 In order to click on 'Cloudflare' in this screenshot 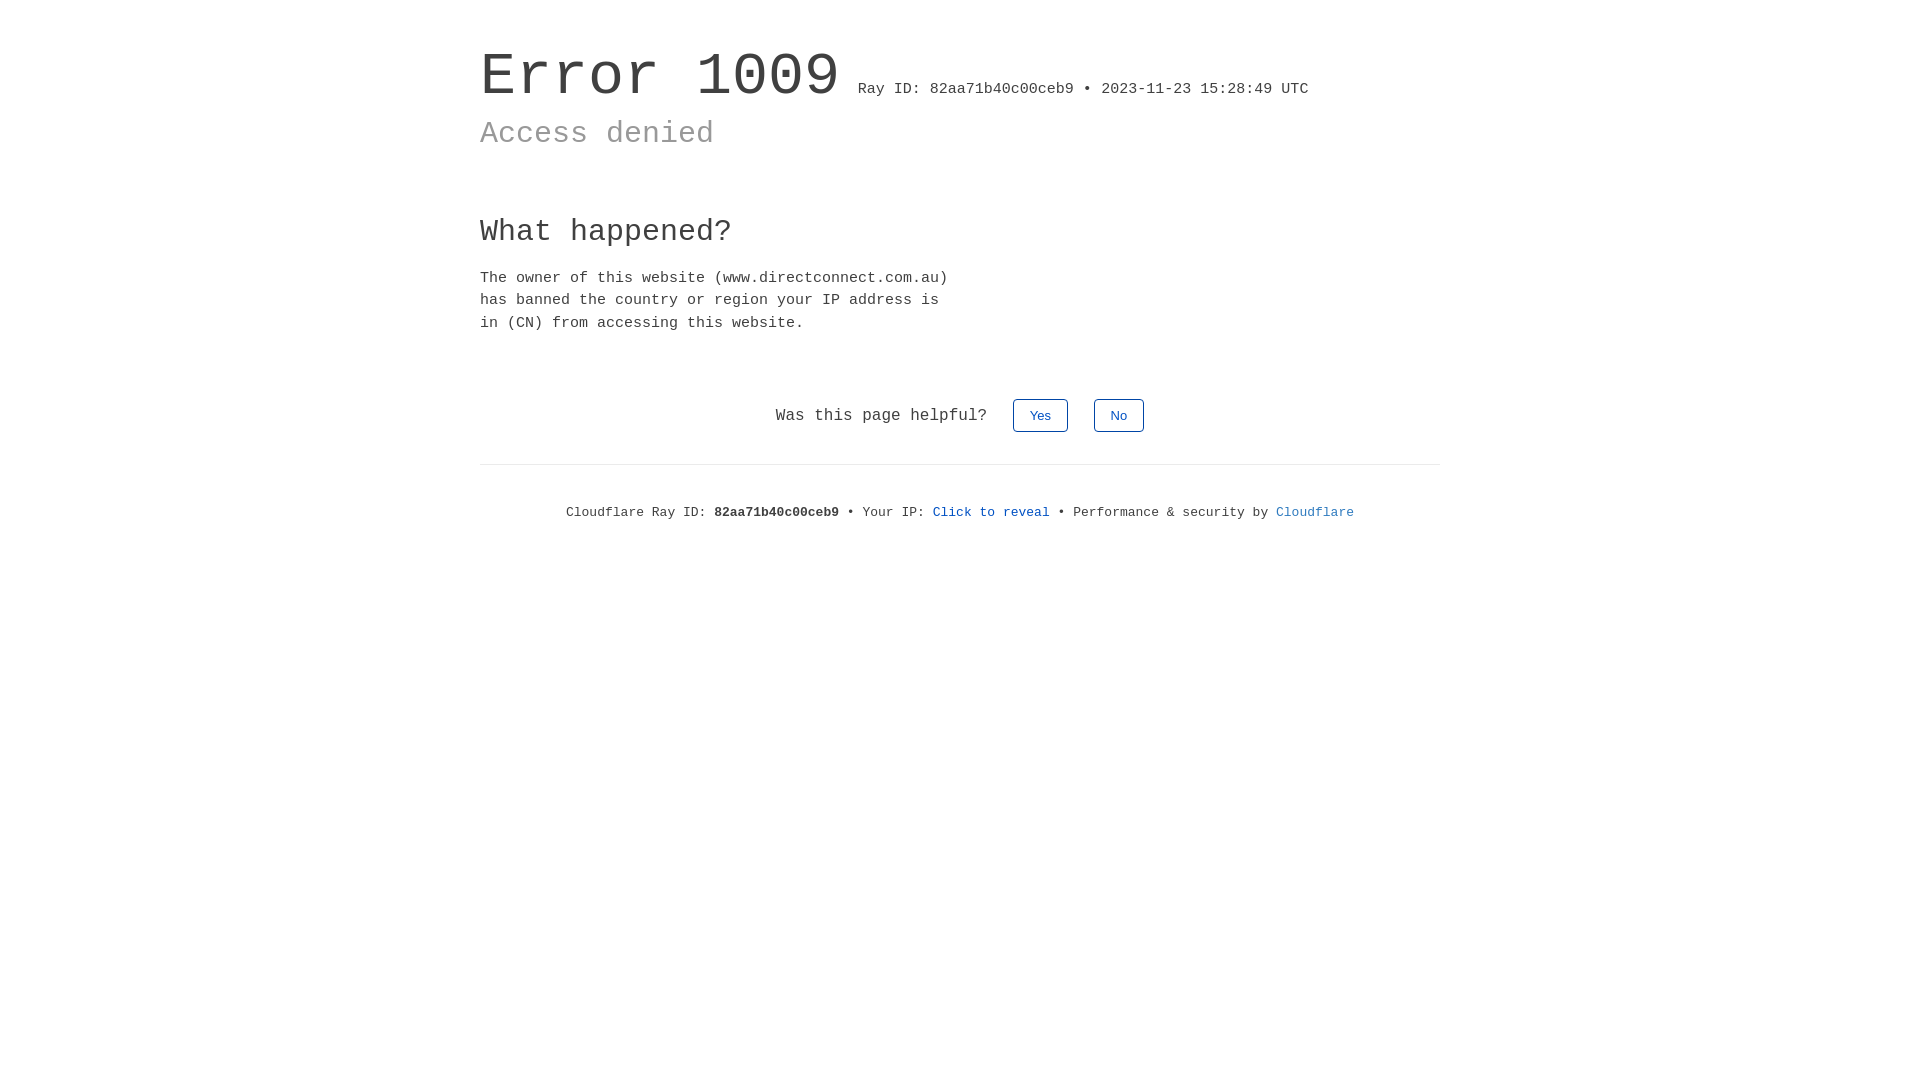, I will do `click(1275, 511)`.